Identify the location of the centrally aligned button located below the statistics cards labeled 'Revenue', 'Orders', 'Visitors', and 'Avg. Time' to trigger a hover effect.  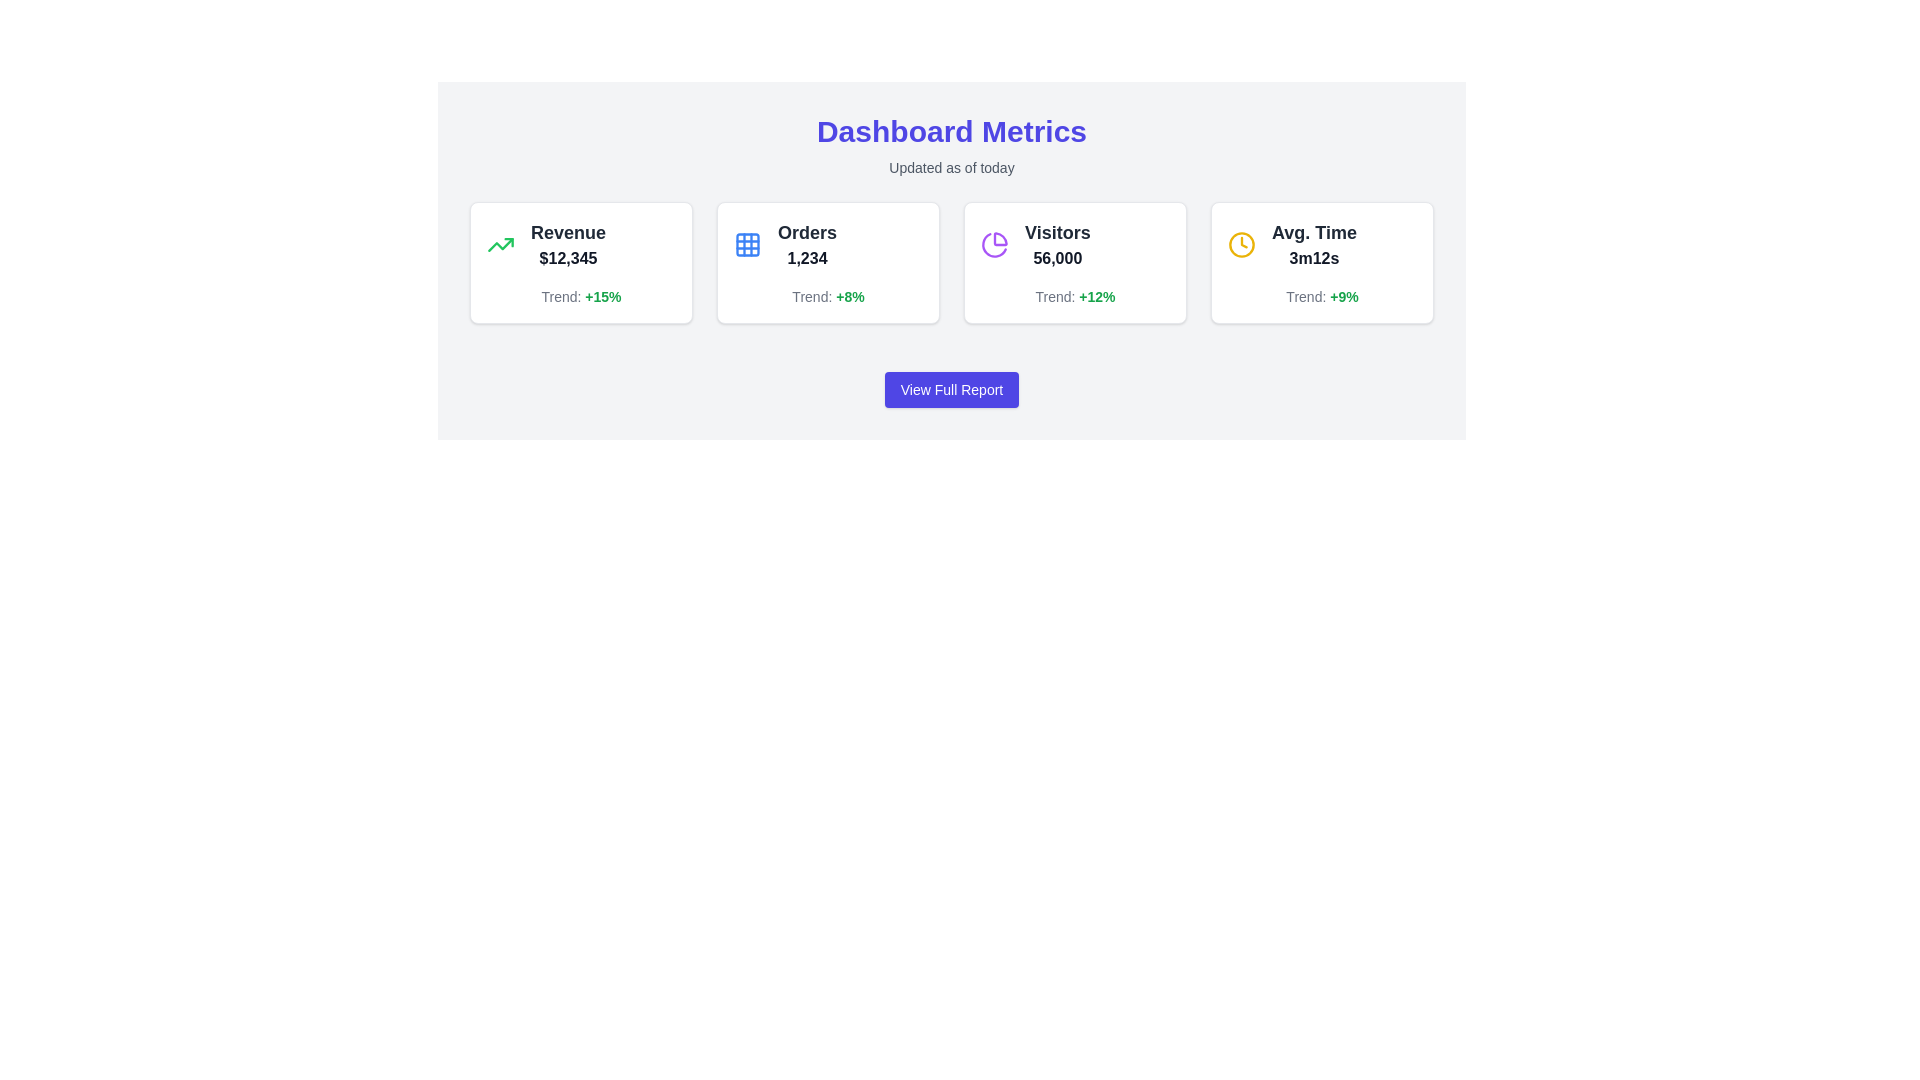
(950, 389).